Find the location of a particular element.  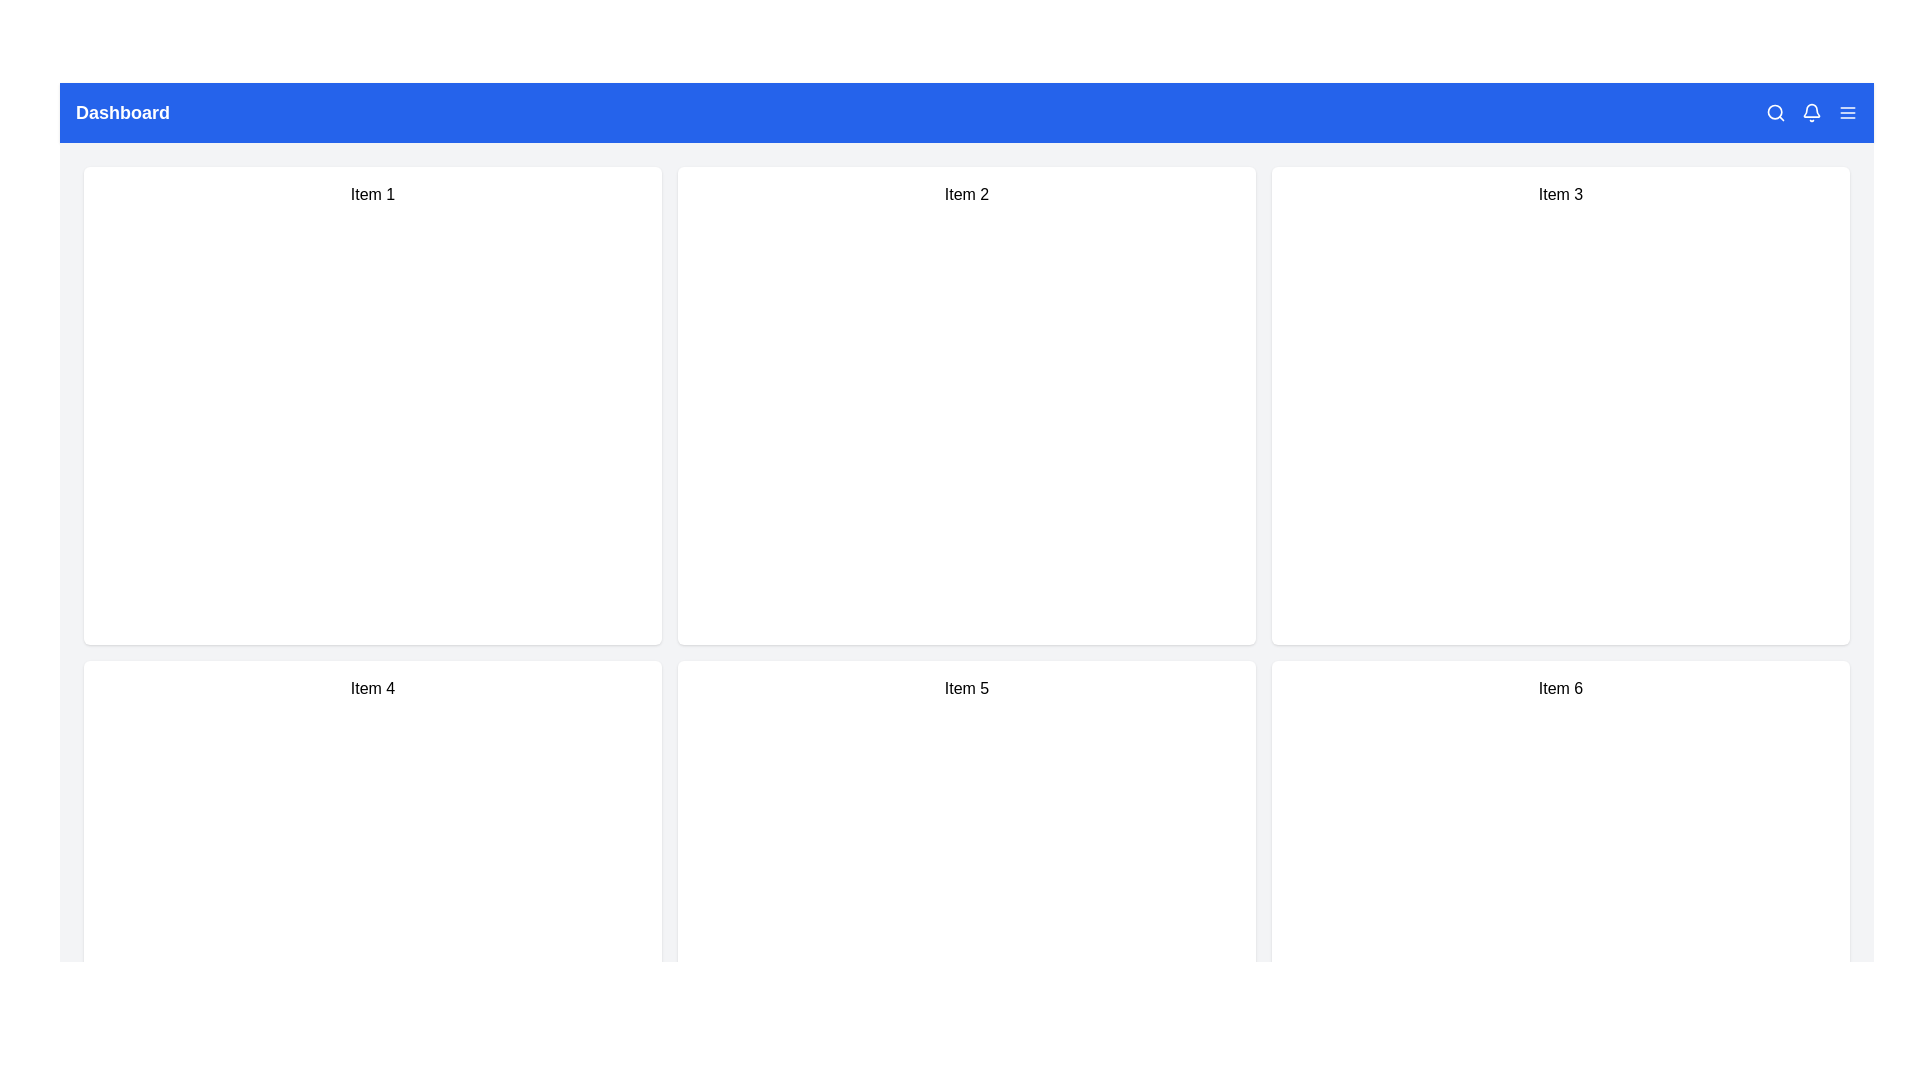

the display card labeled 'Item 3', which is a rectangular card with a white background and rounded corners located in the first row and third column of the grid layout is located at coordinates (1559, 405).